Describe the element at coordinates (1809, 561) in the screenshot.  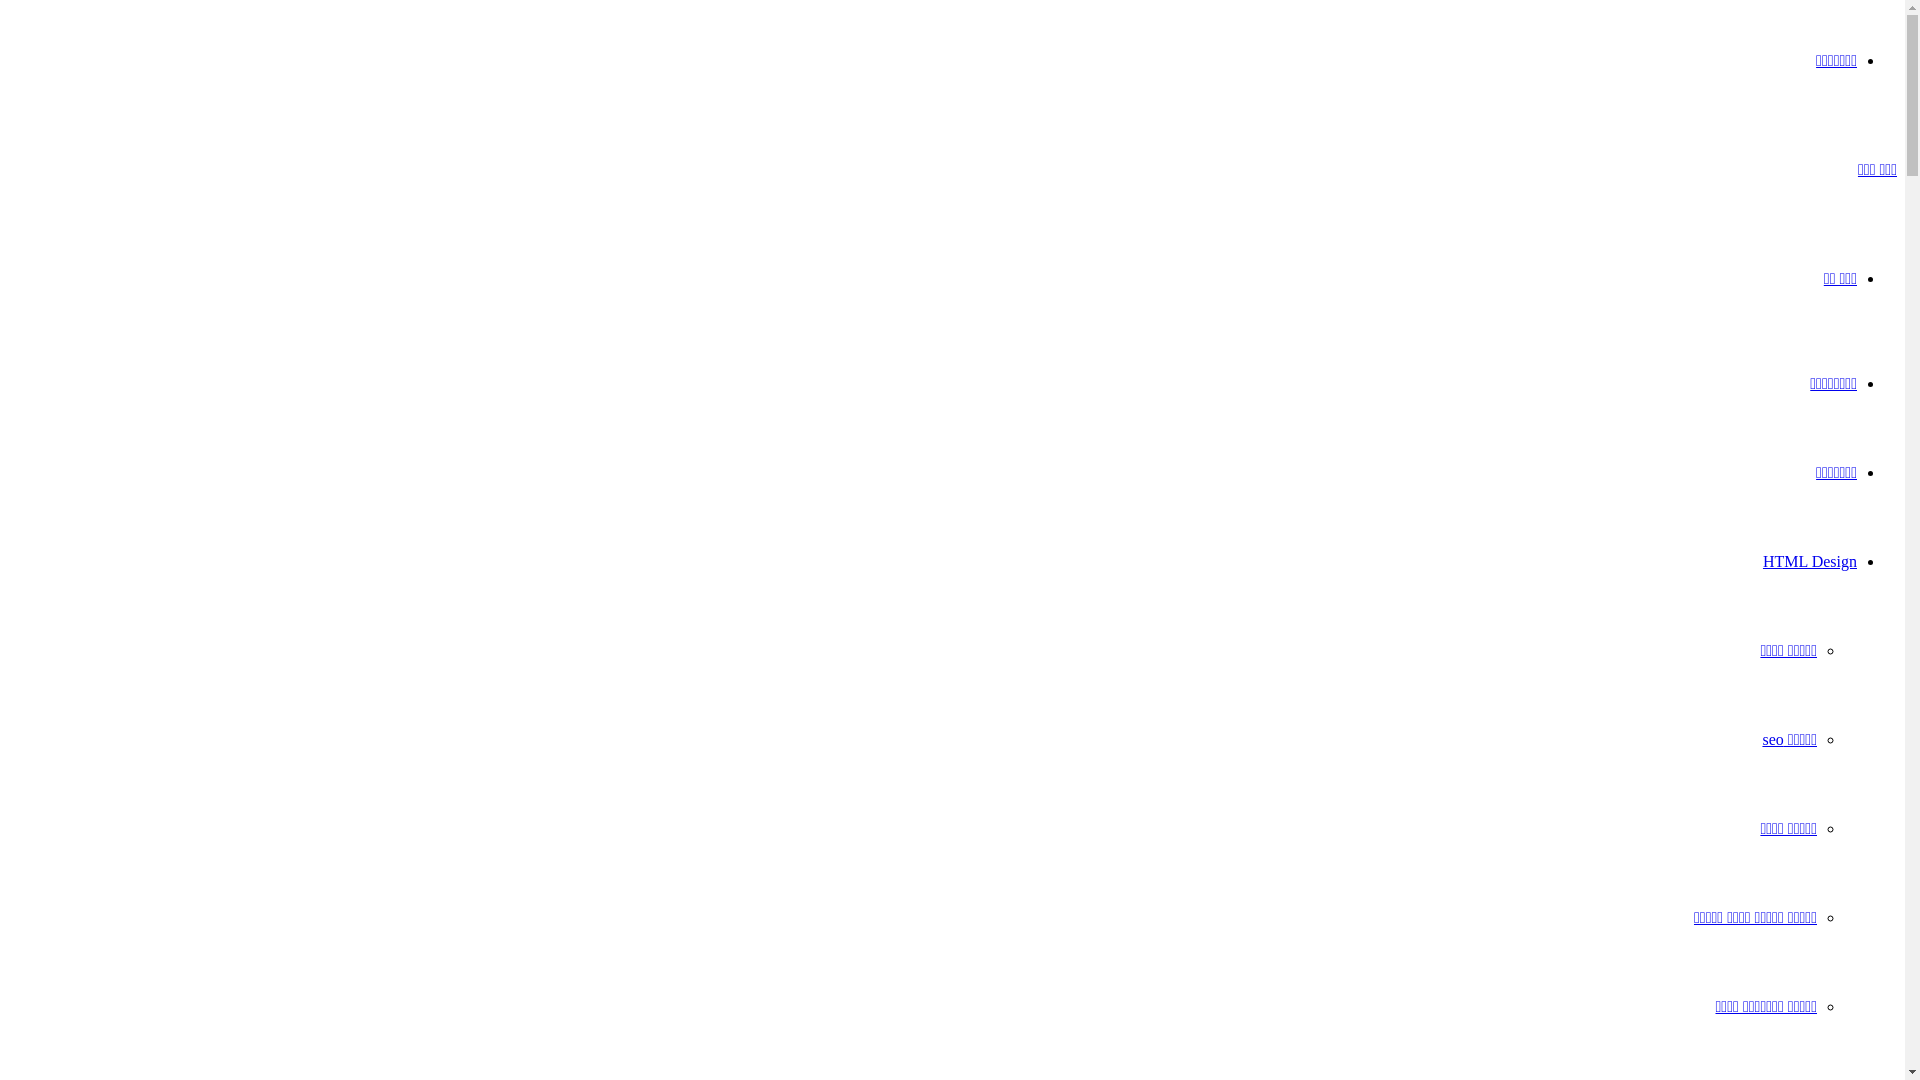
I see `'HTML Design'` at that location.